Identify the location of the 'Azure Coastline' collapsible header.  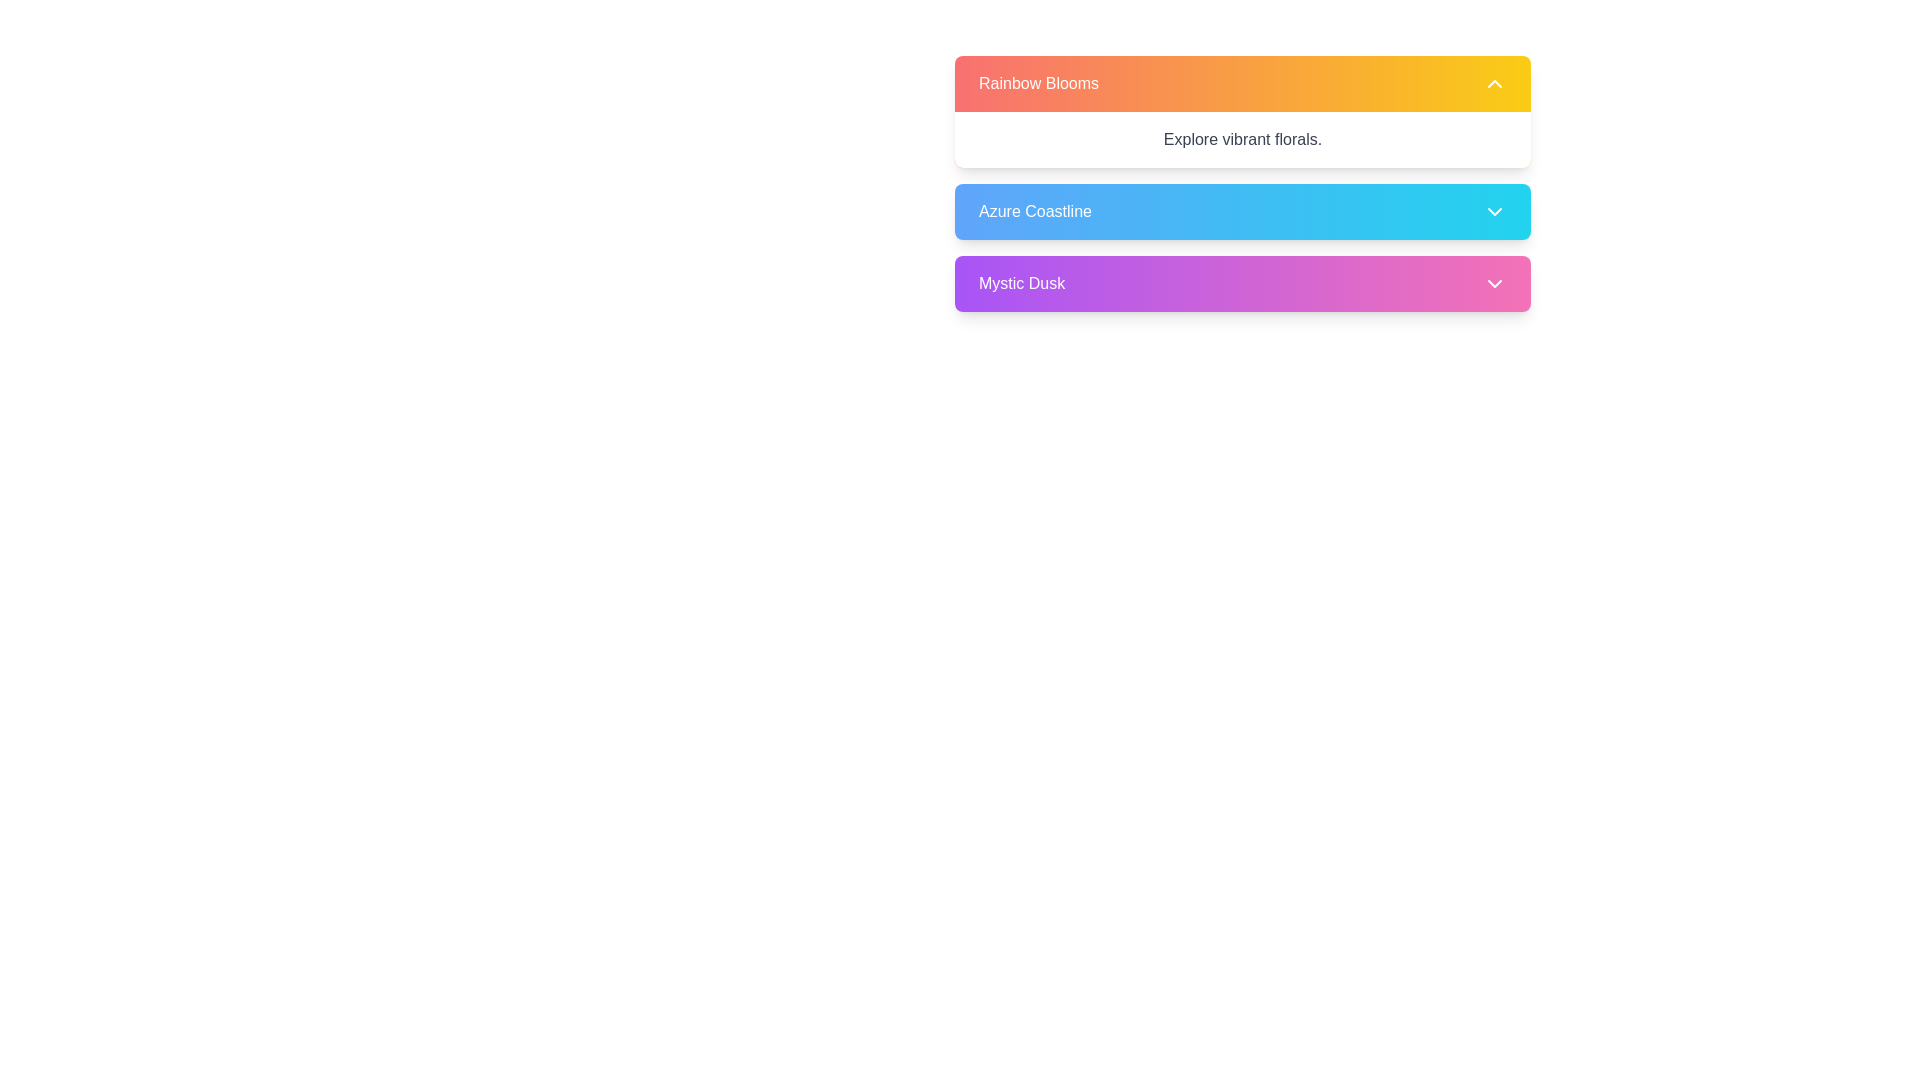
(1242, 192).